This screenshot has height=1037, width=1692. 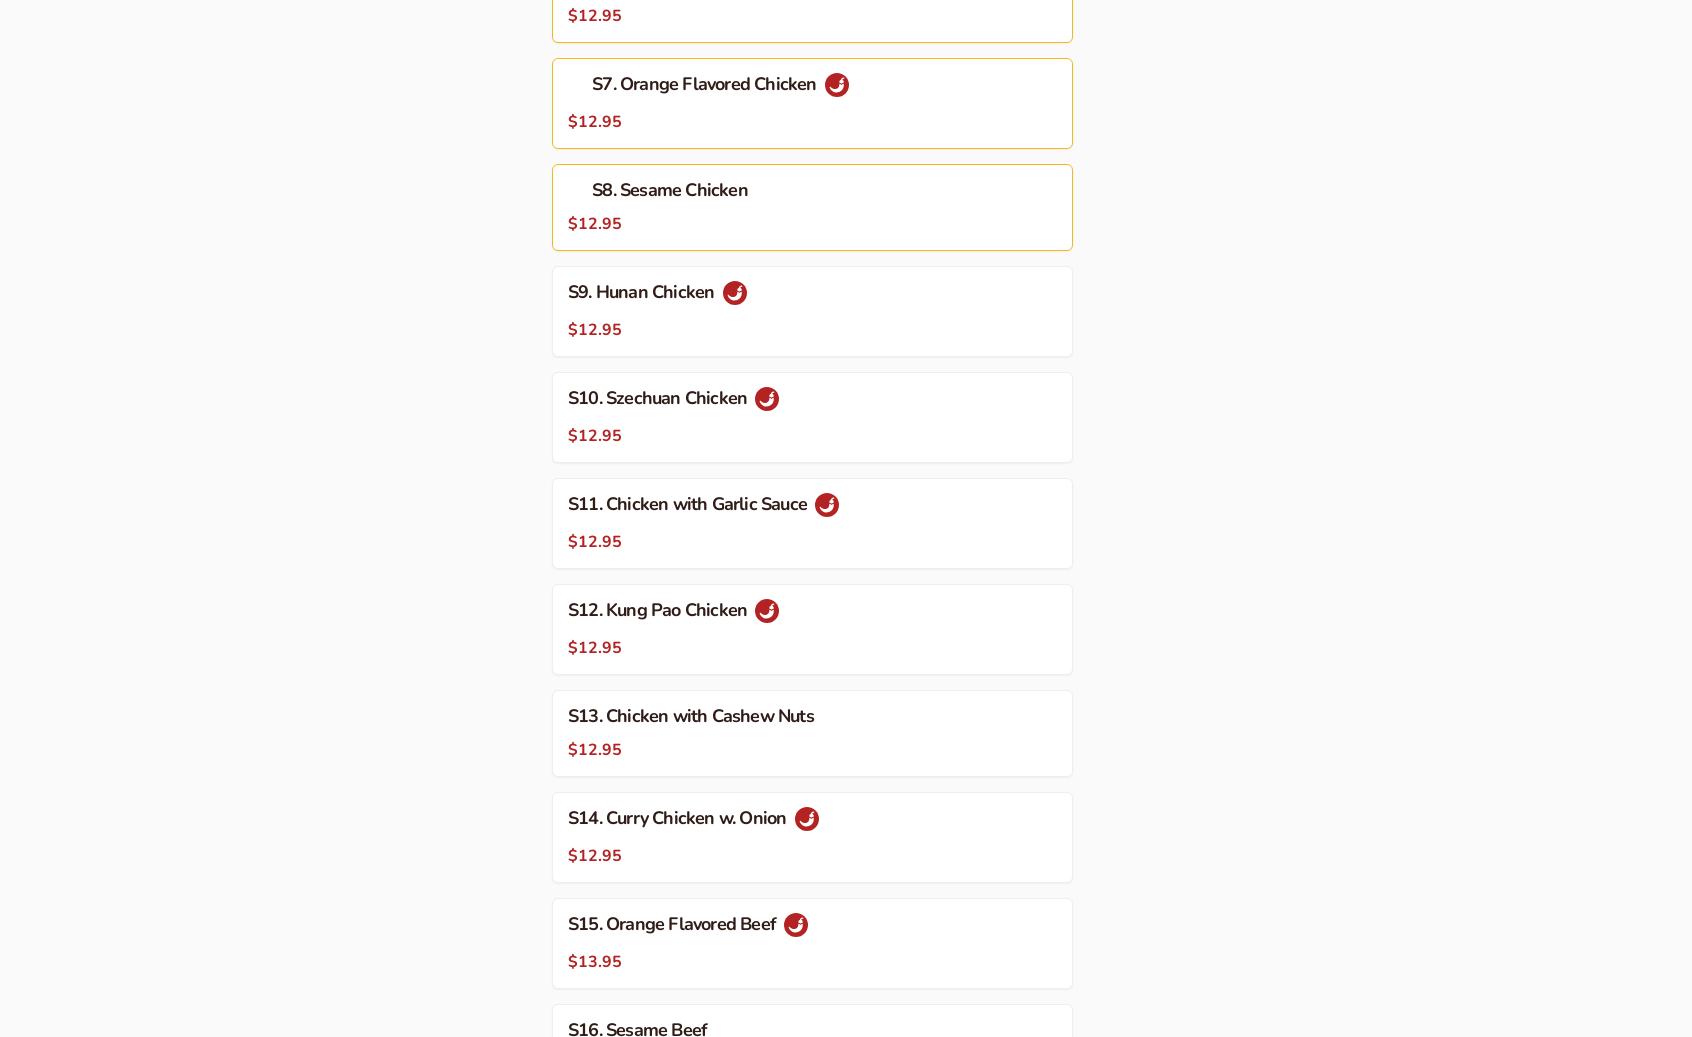 I want to click on '$13.95', so click(x=567, y=960).